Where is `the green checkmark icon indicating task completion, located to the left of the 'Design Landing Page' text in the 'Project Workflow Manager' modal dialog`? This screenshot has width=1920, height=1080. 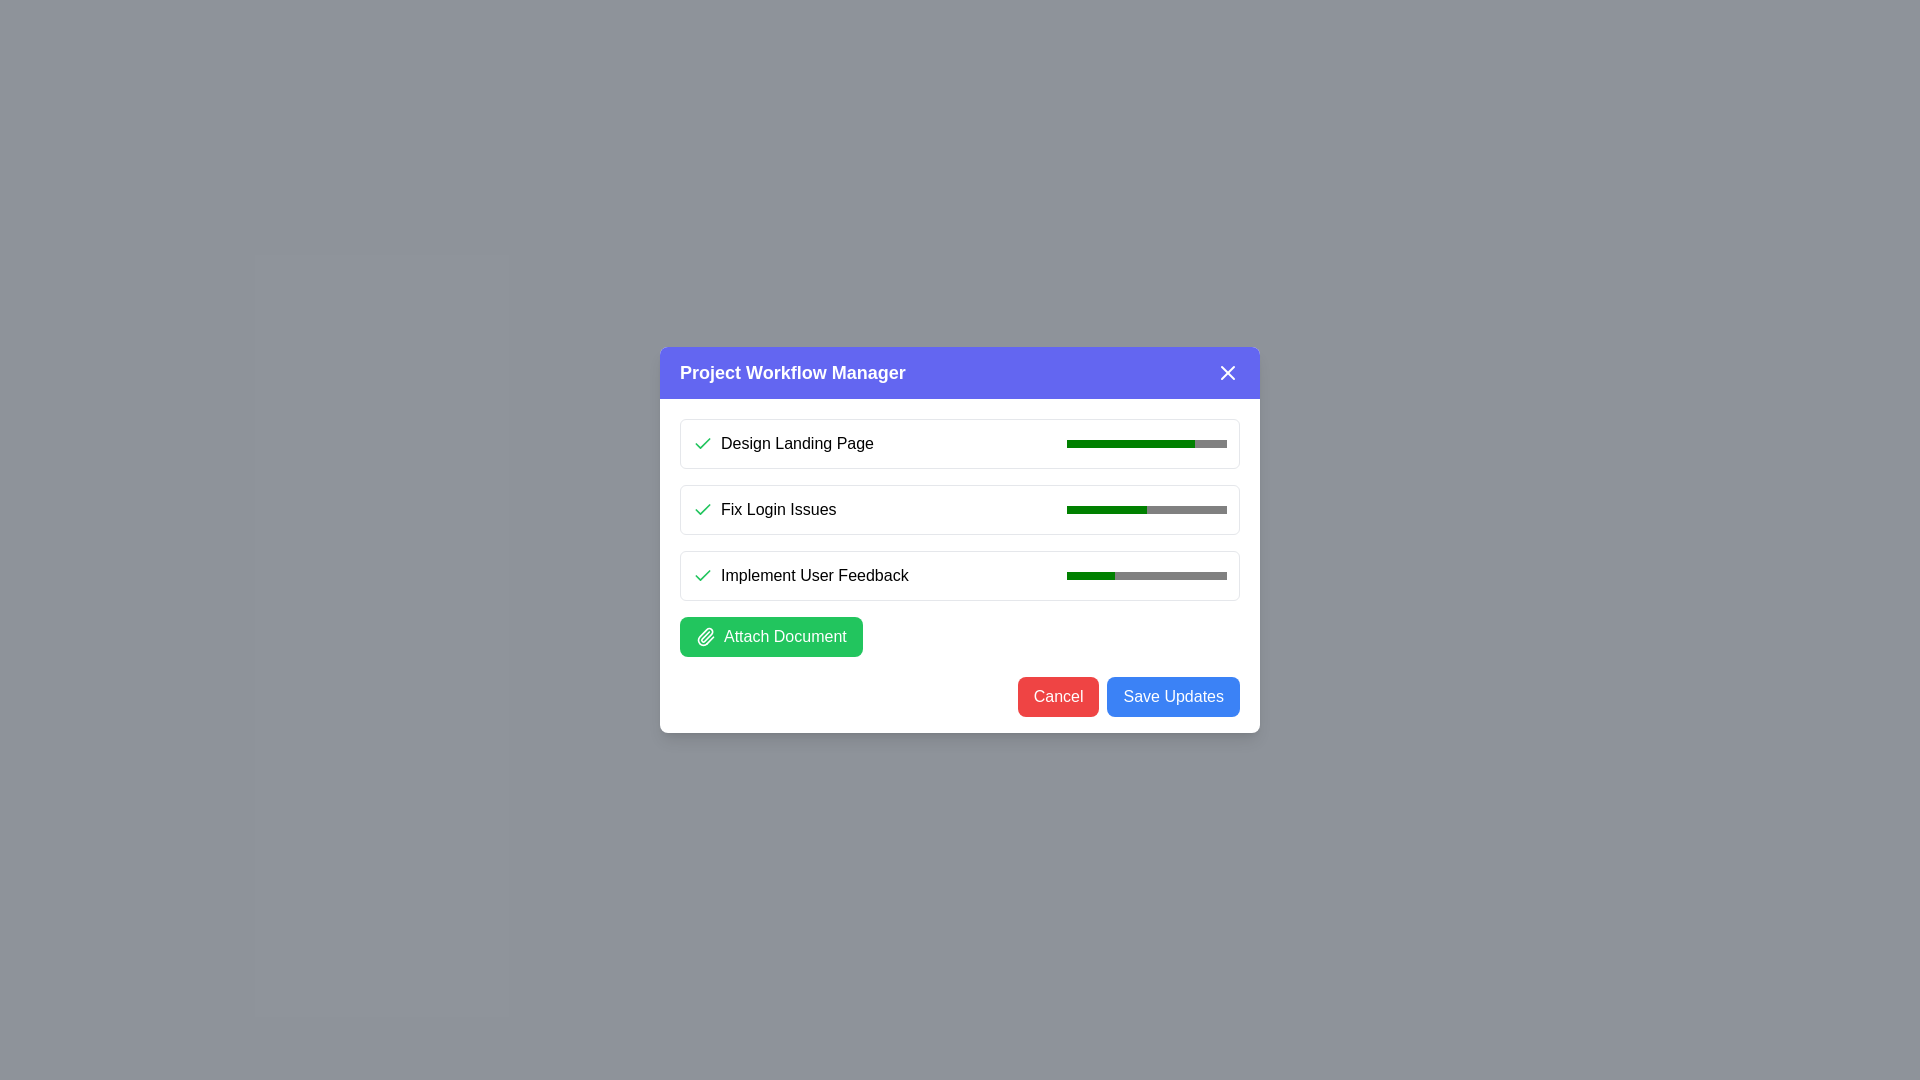
the green checkmark icon indicating task completion, located to the left of the 'Design Landing Page' text in the 'Project Workflow Manager' modal dialog is located at coordinates (702, 508).